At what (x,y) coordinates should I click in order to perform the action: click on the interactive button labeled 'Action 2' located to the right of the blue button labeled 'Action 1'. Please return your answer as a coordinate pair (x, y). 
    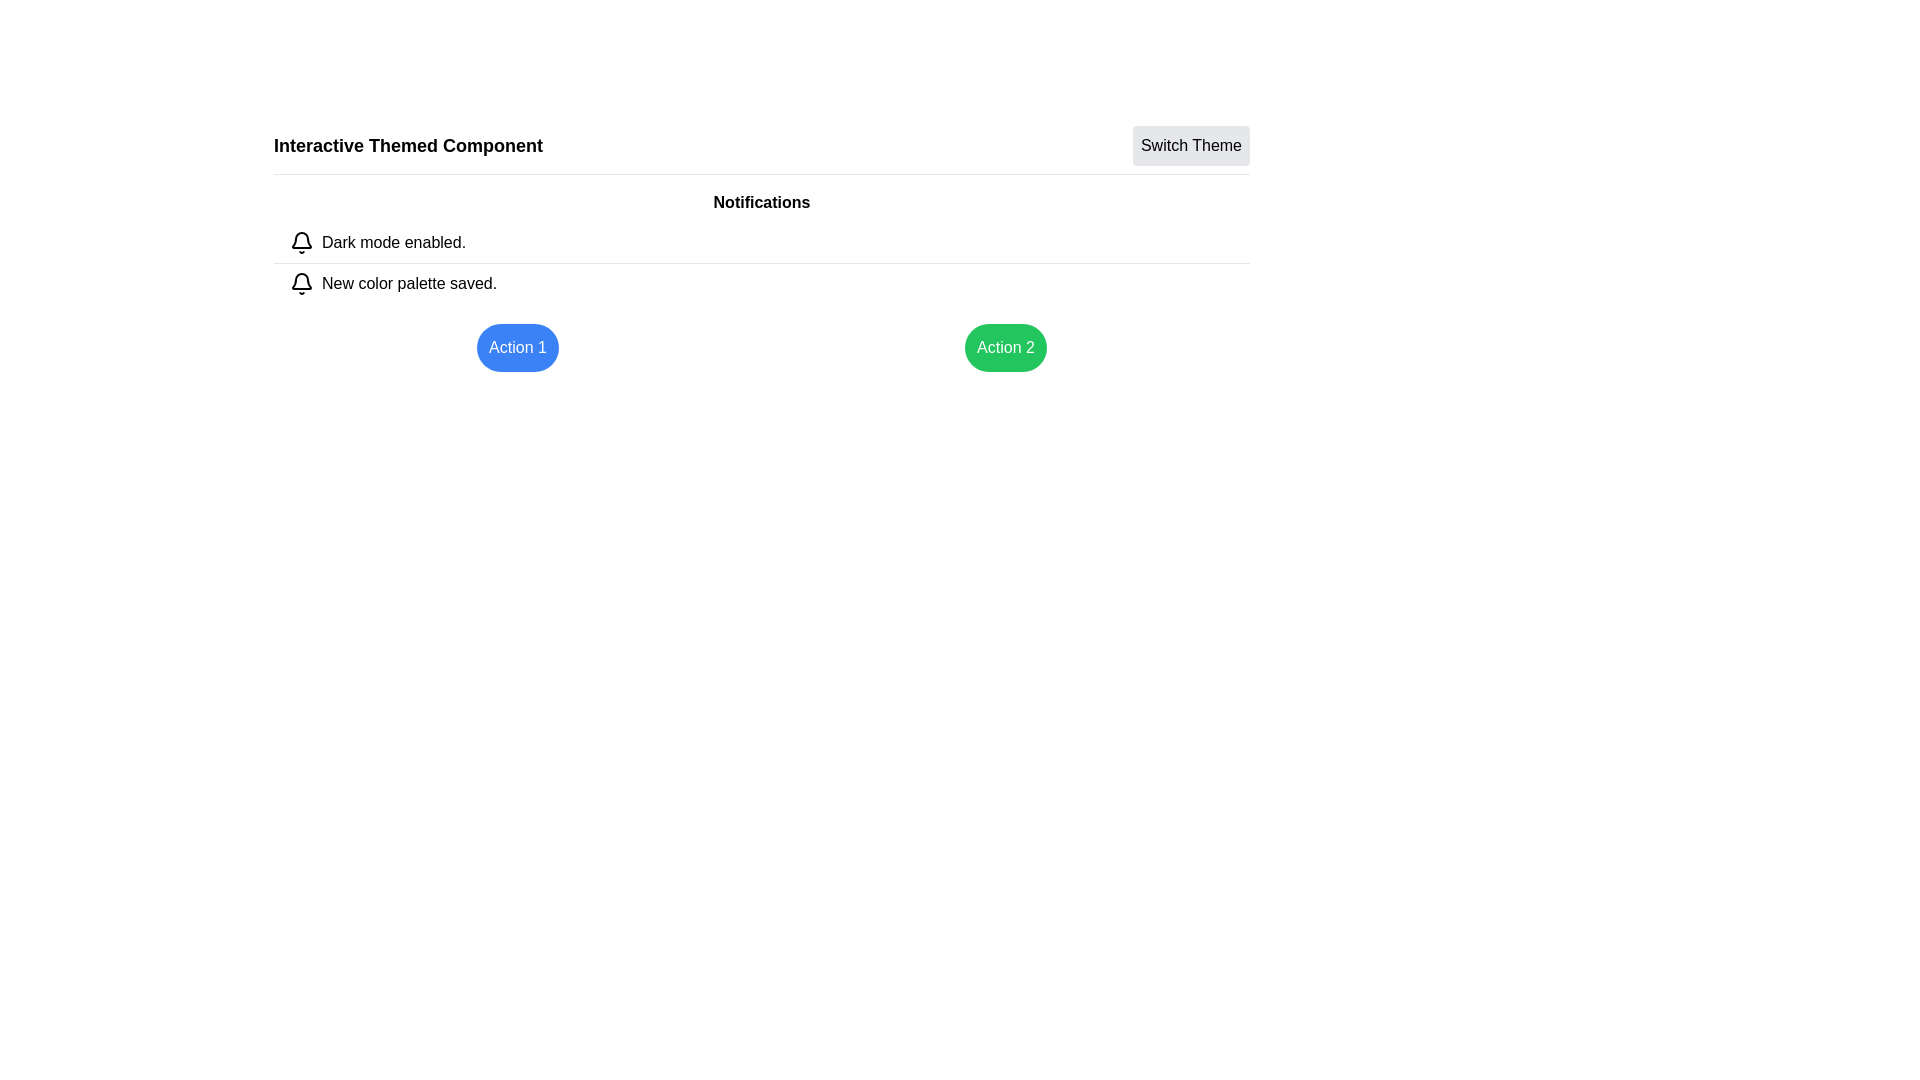
    Looking at the image, I should click on (1006, 346).